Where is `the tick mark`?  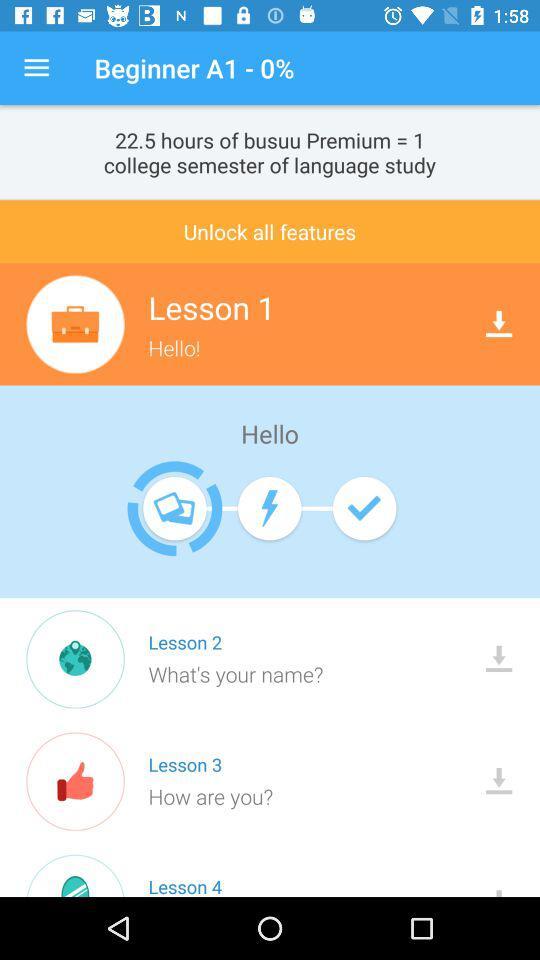 the tick mark is located at coordinates (363, 507).